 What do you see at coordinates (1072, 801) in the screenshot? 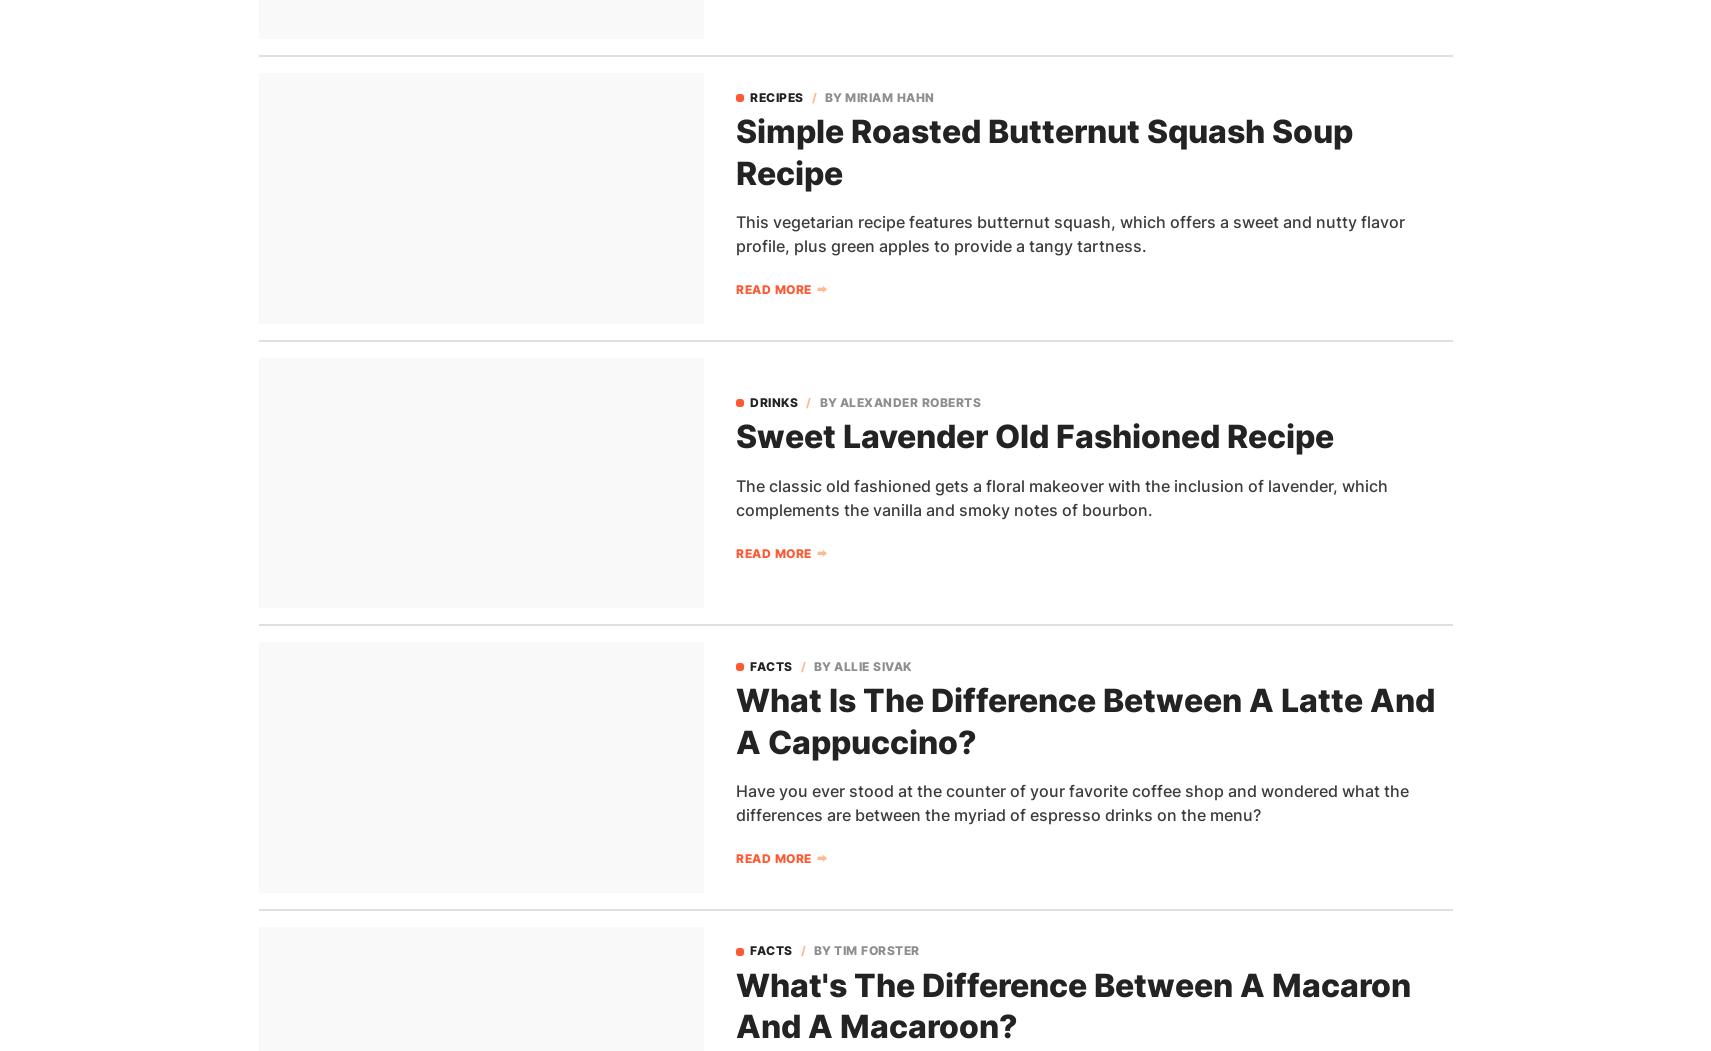
I see `'Have you ever stood at the counter of your favorite coffee shop and wondered what the differences are between the myriad of espresso drinks on the menu?'` at bounding box center [1072, 801].